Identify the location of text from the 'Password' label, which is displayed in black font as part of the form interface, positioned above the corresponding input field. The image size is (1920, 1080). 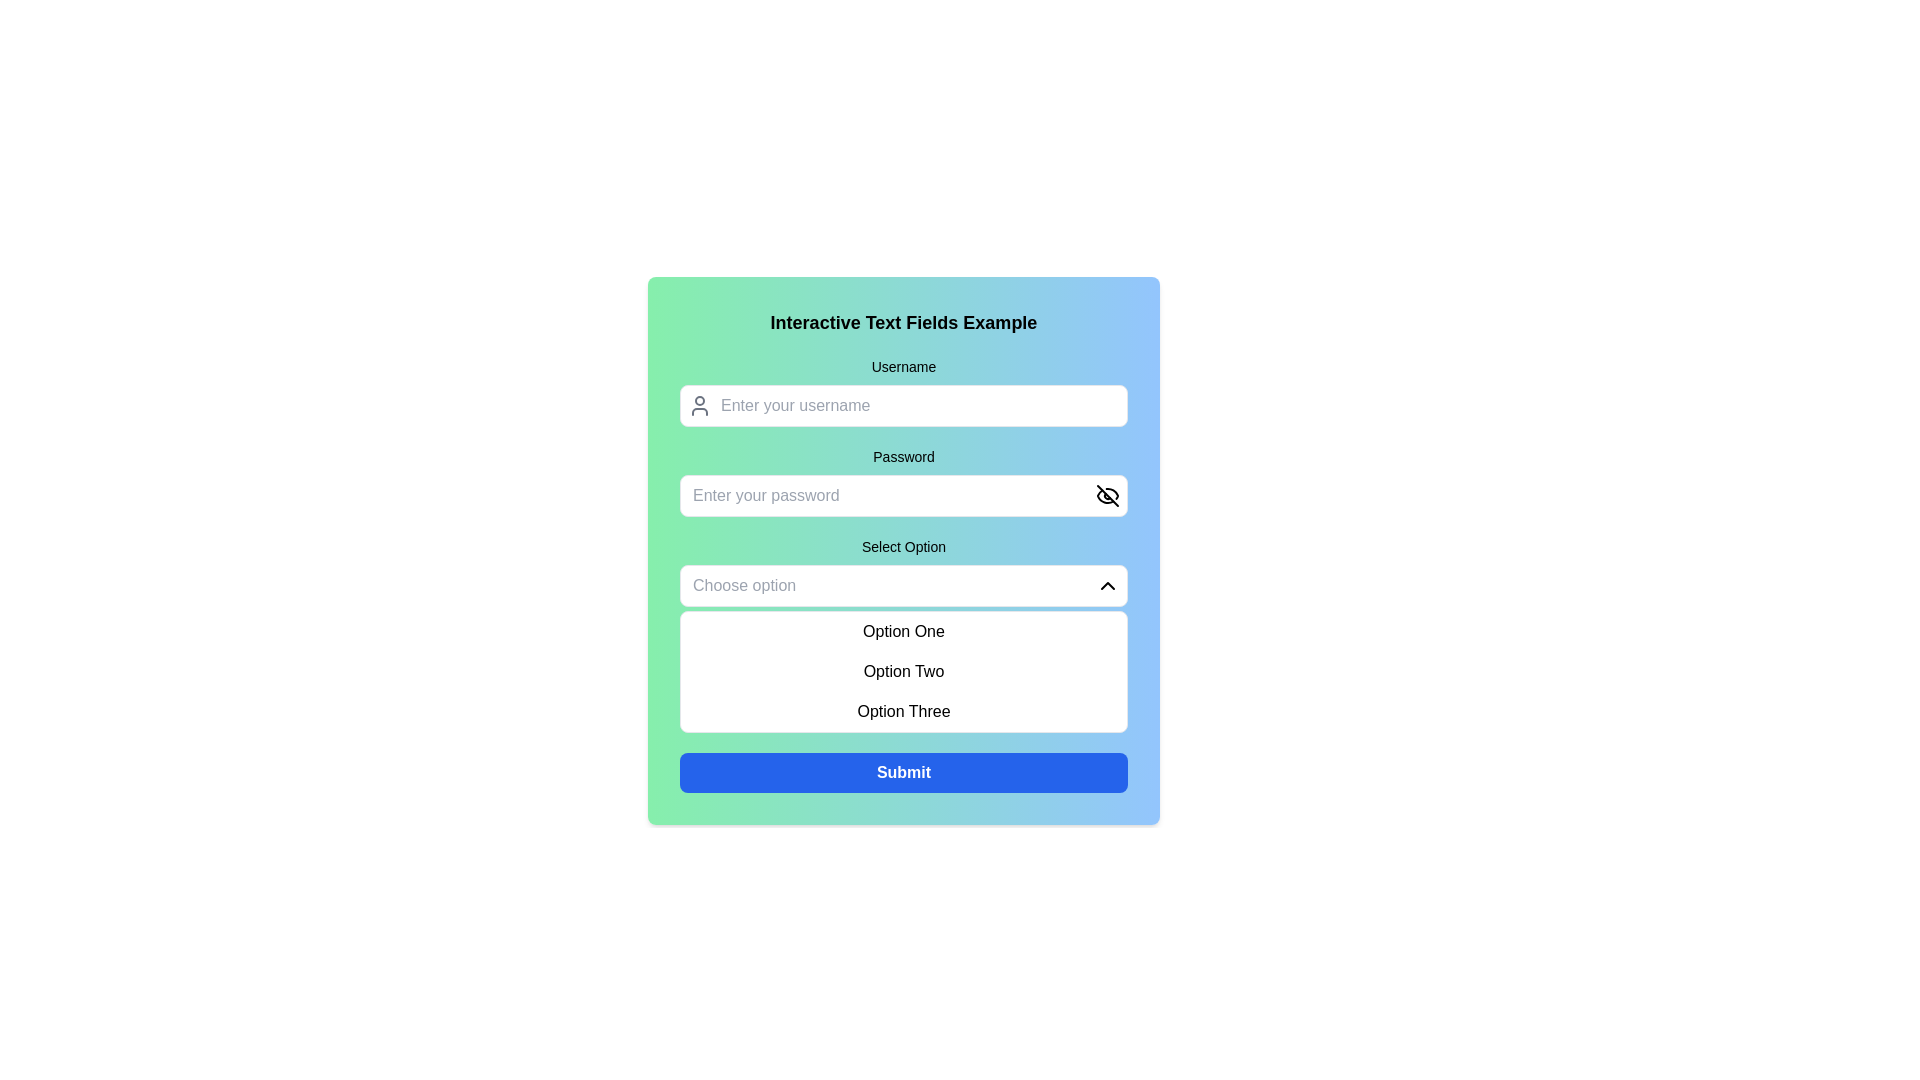
(902, 456).